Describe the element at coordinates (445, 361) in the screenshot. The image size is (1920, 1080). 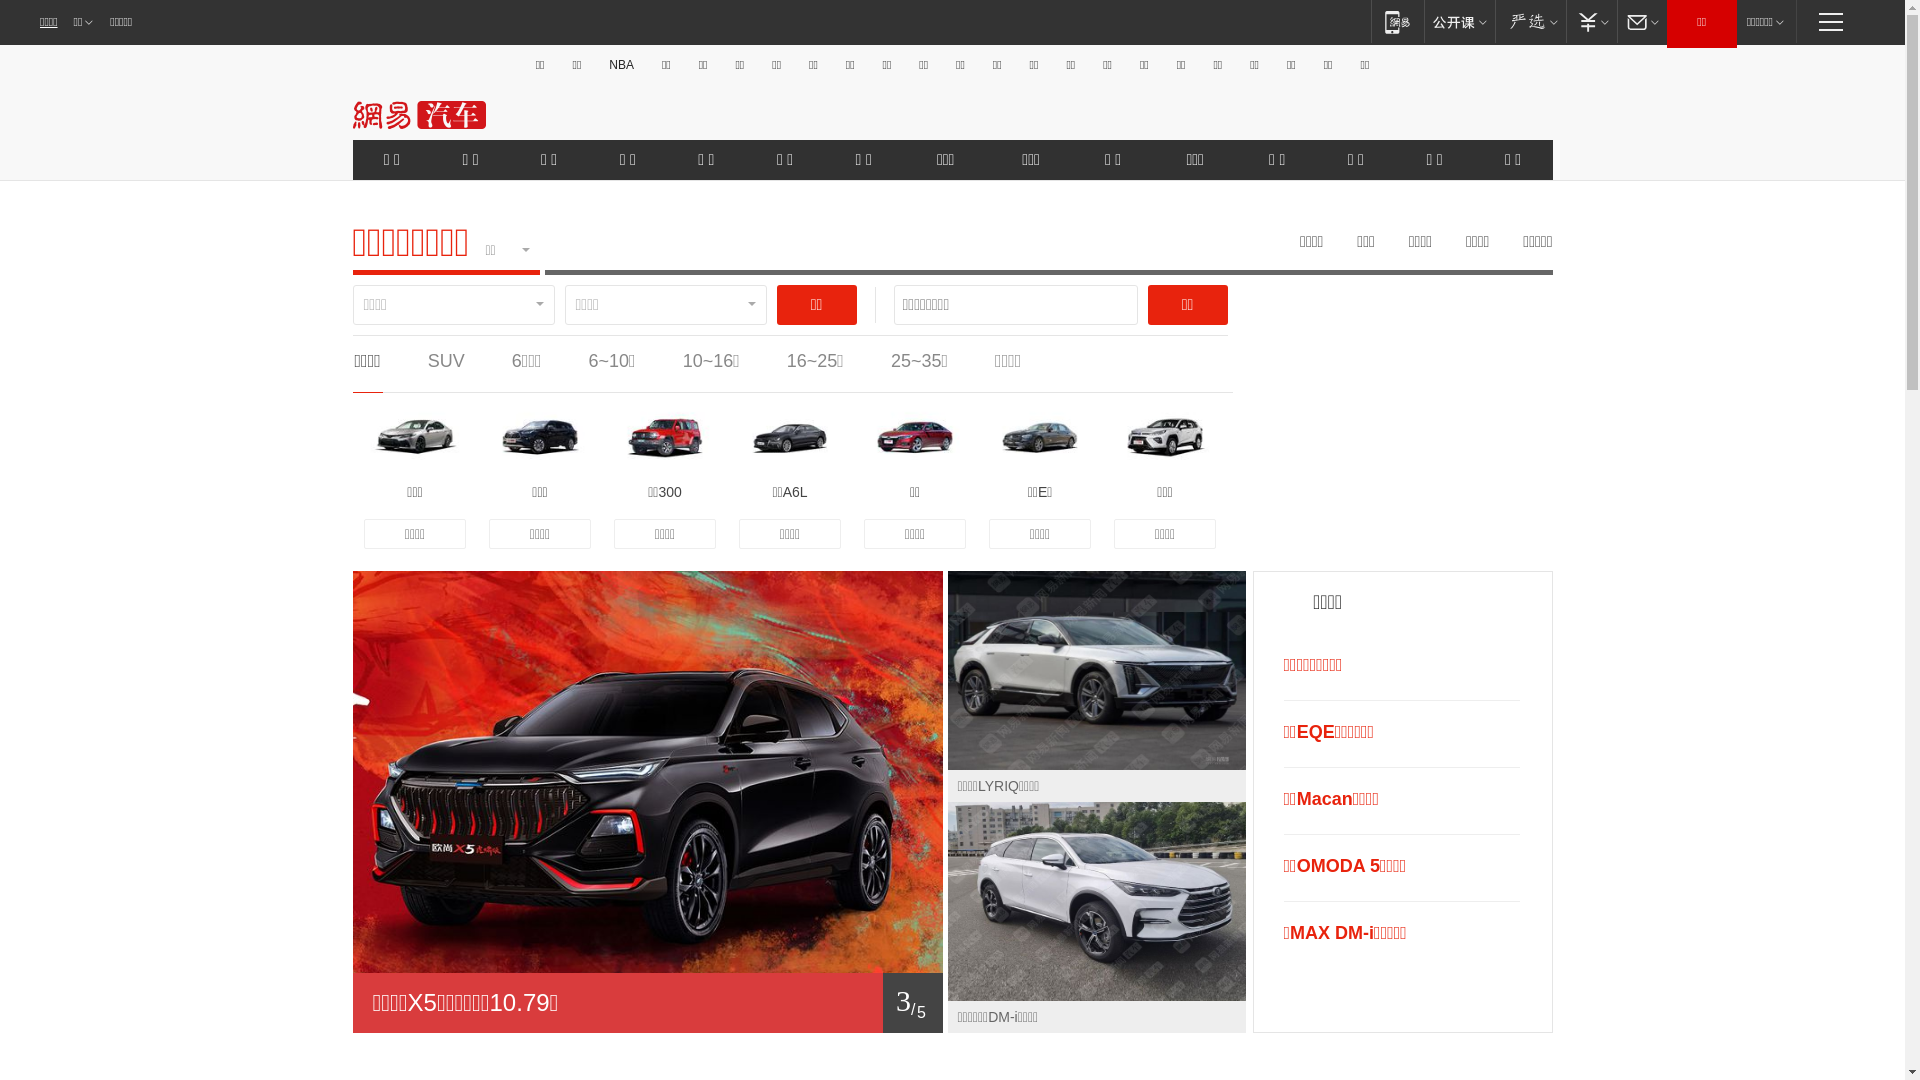
I see `'SUV'` at that location.